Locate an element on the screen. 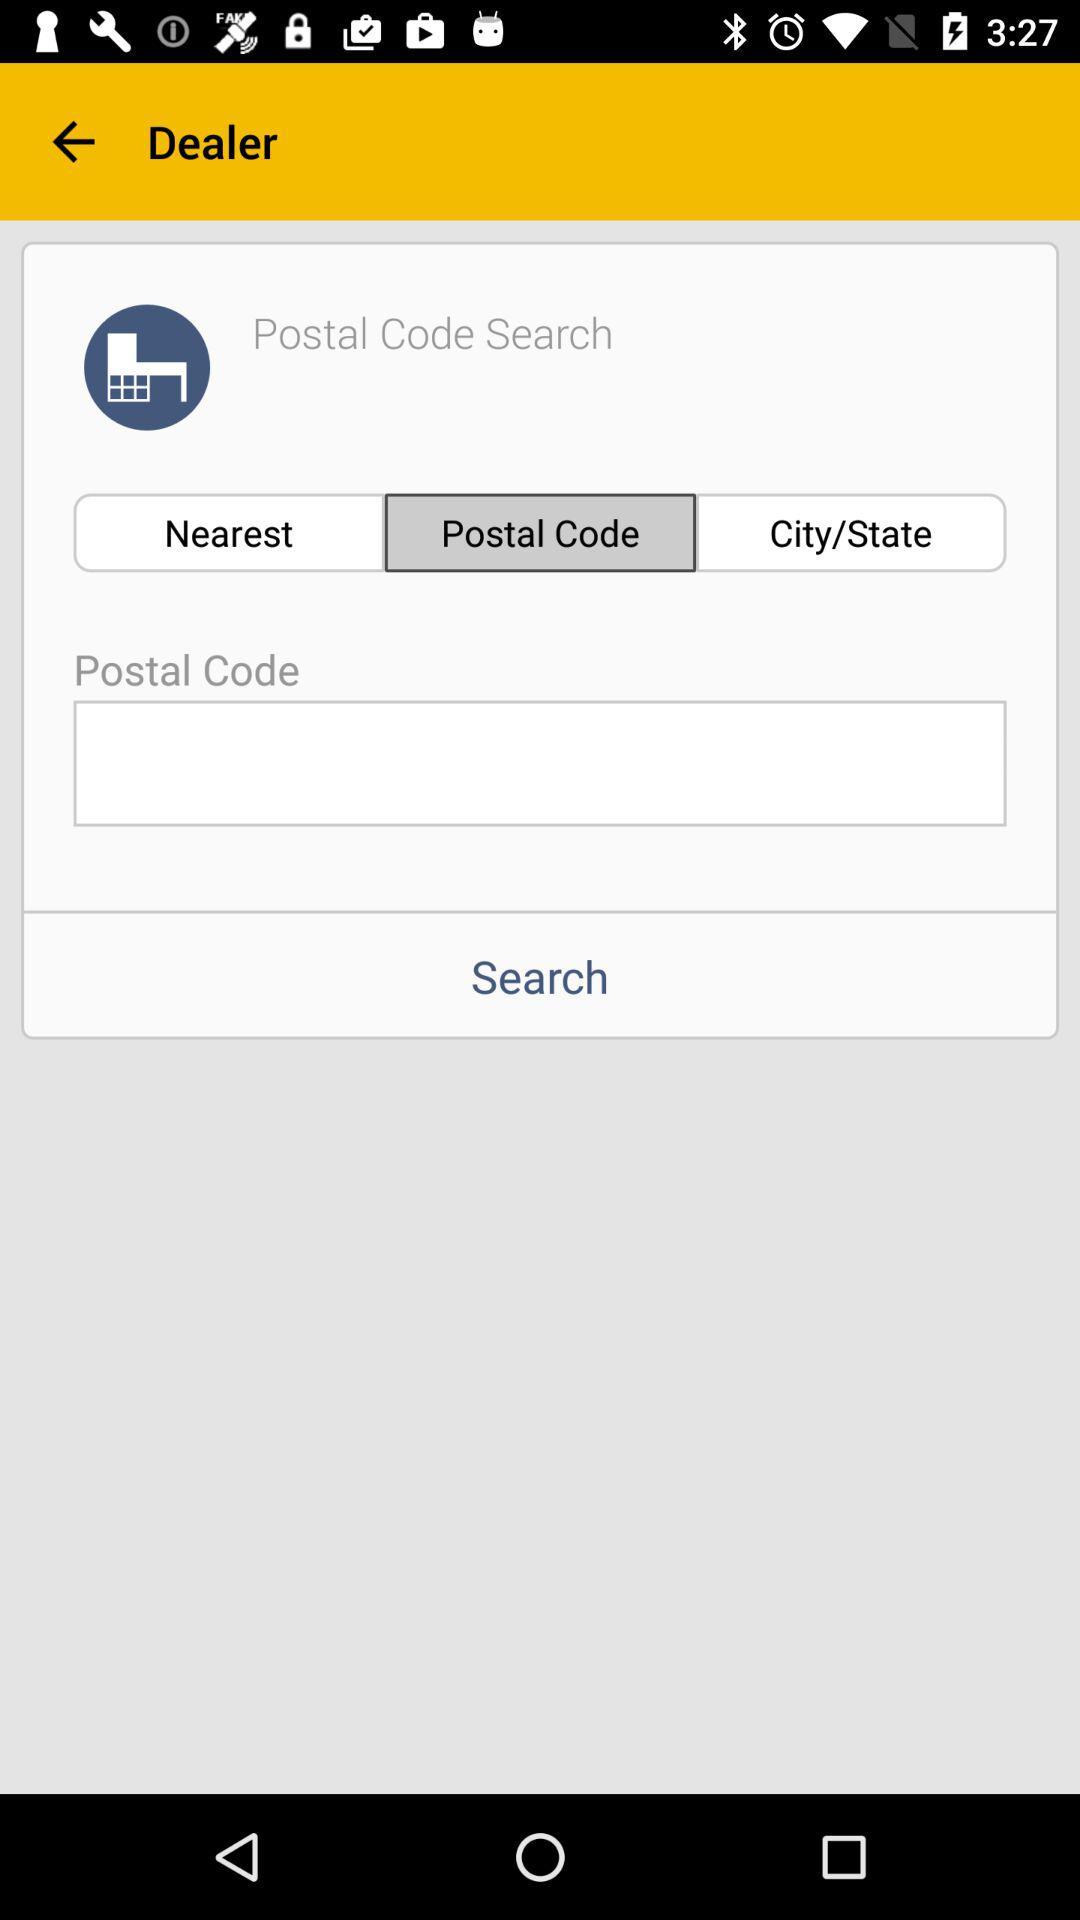  item above the postal code item is located at coordinates (228, 532).